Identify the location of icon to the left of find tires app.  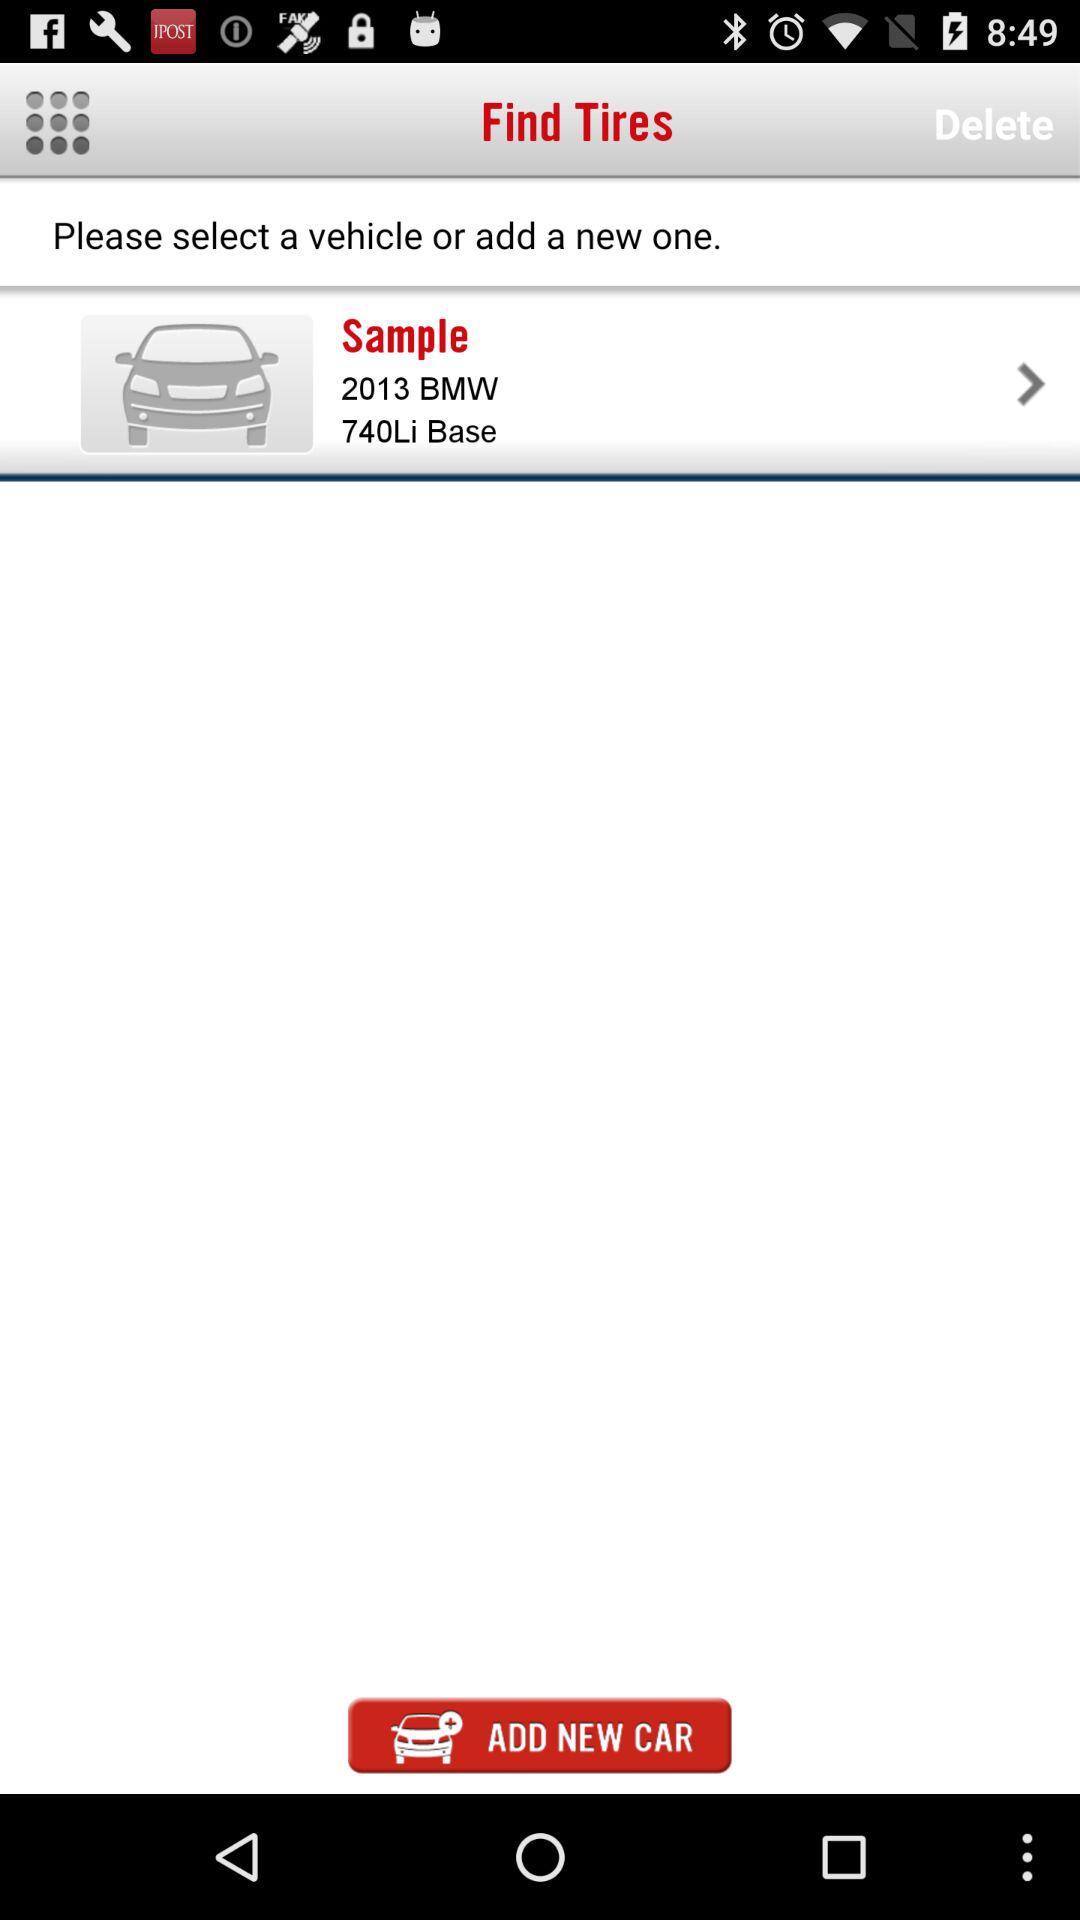
(56, 122).